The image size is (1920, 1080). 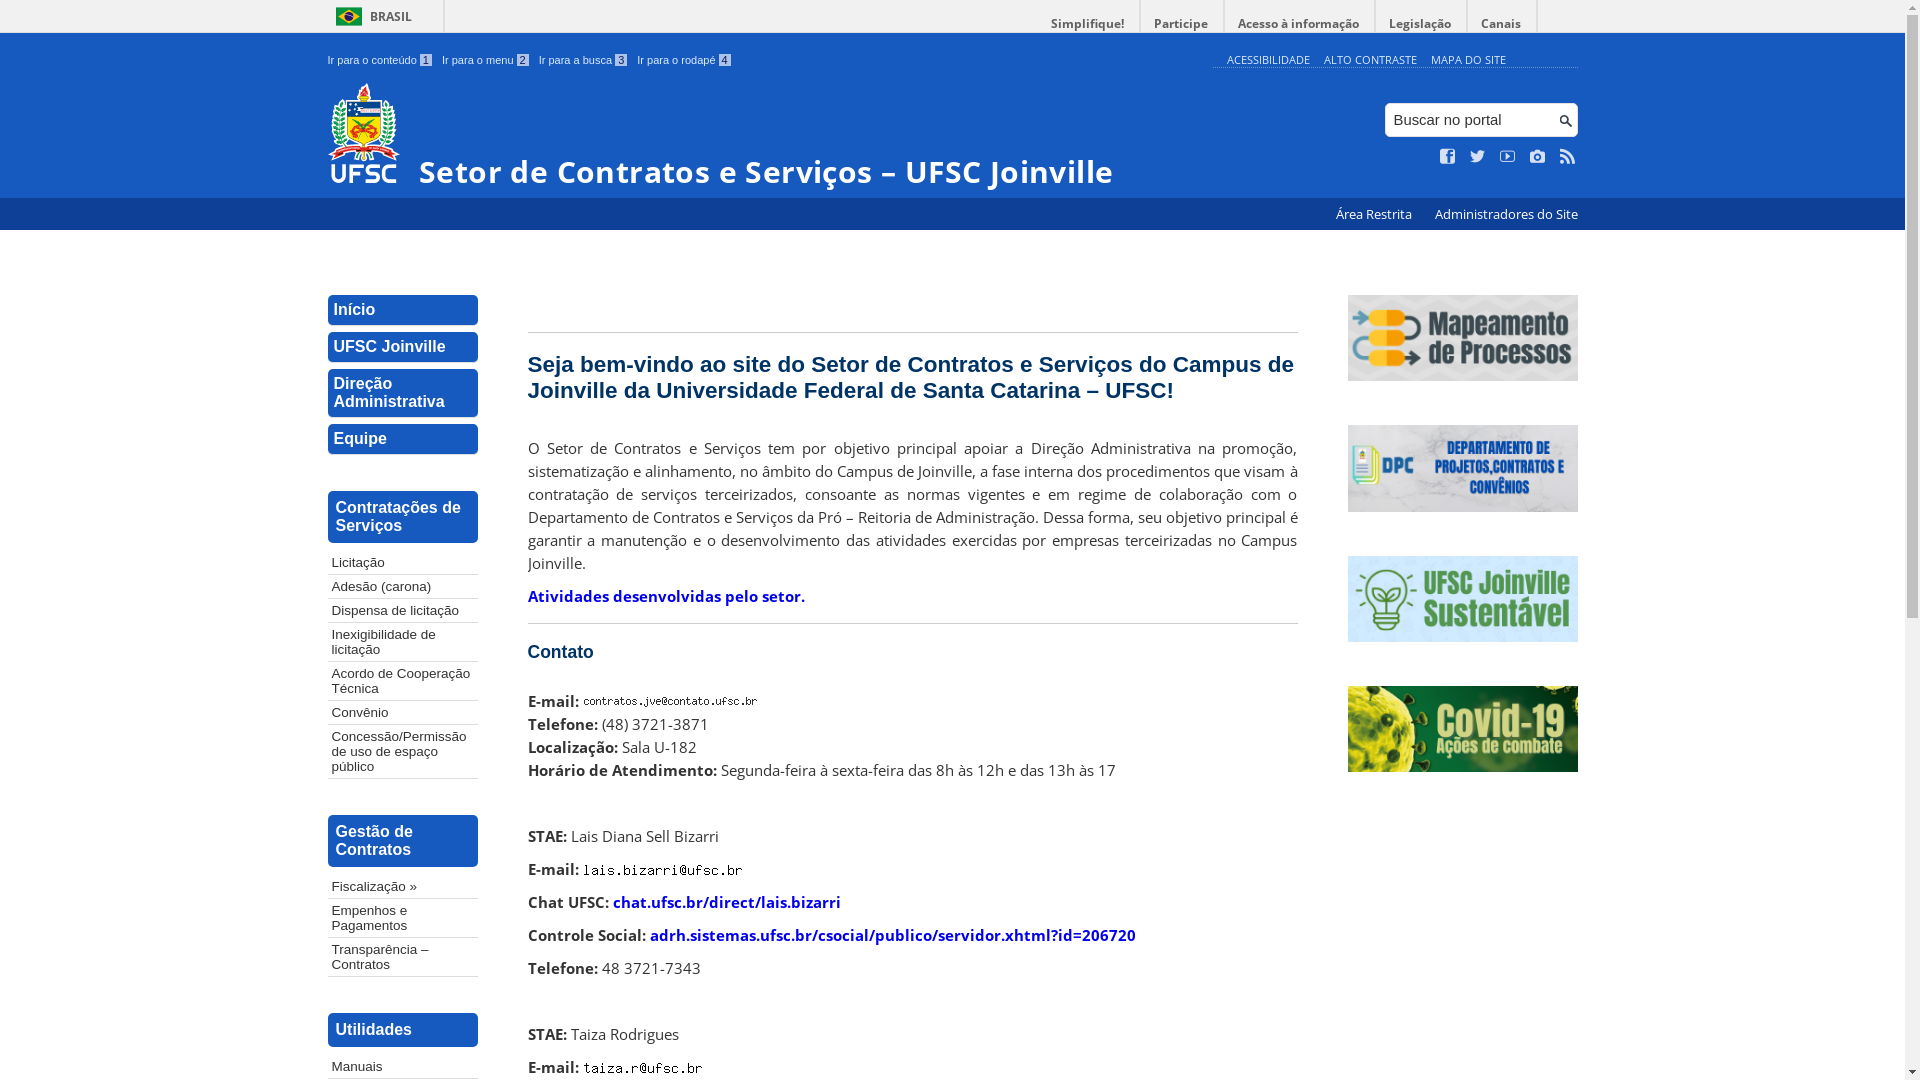 What do you see at coordinates (485, 59) in the screenshot?
I see `'Ir para o menu 2'` at bounding box center [485, 59].